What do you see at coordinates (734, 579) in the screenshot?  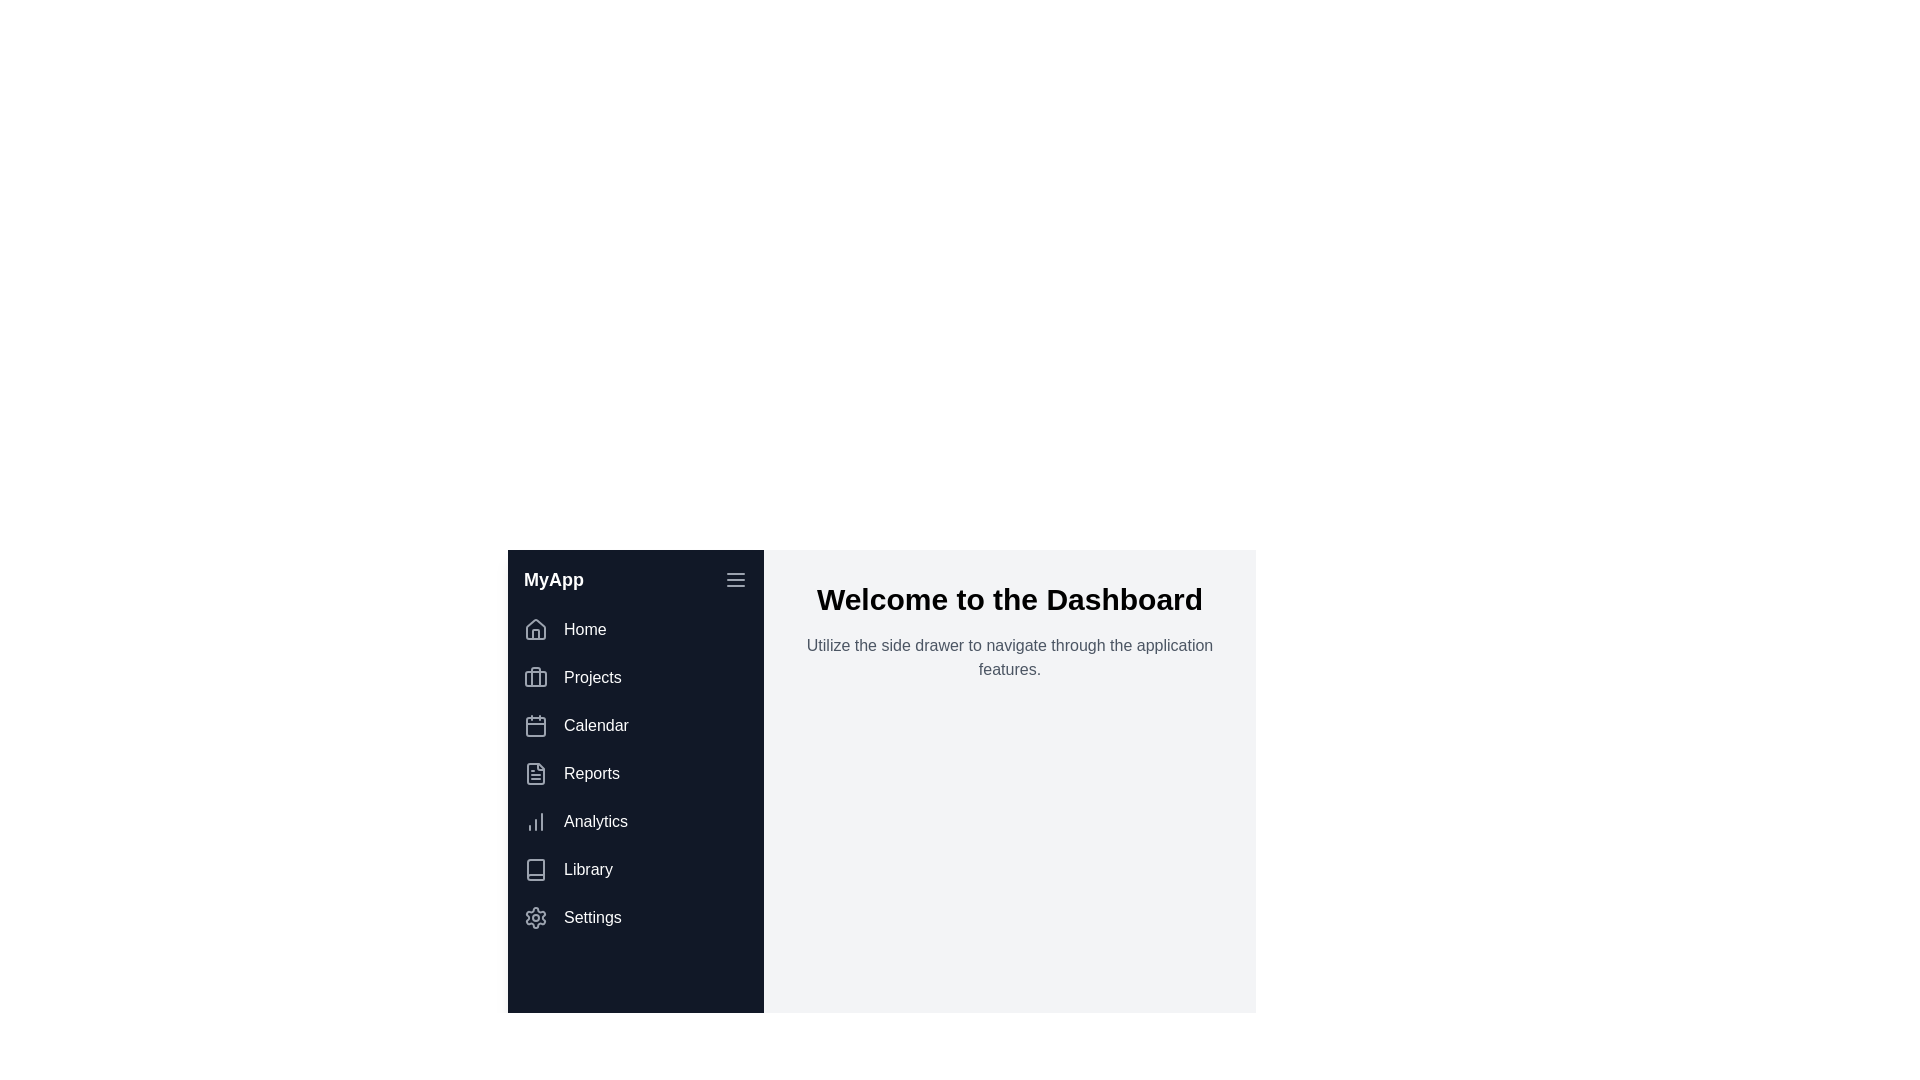 I see `the menu button to toggle the drawer` at bounding box center [734, 579].